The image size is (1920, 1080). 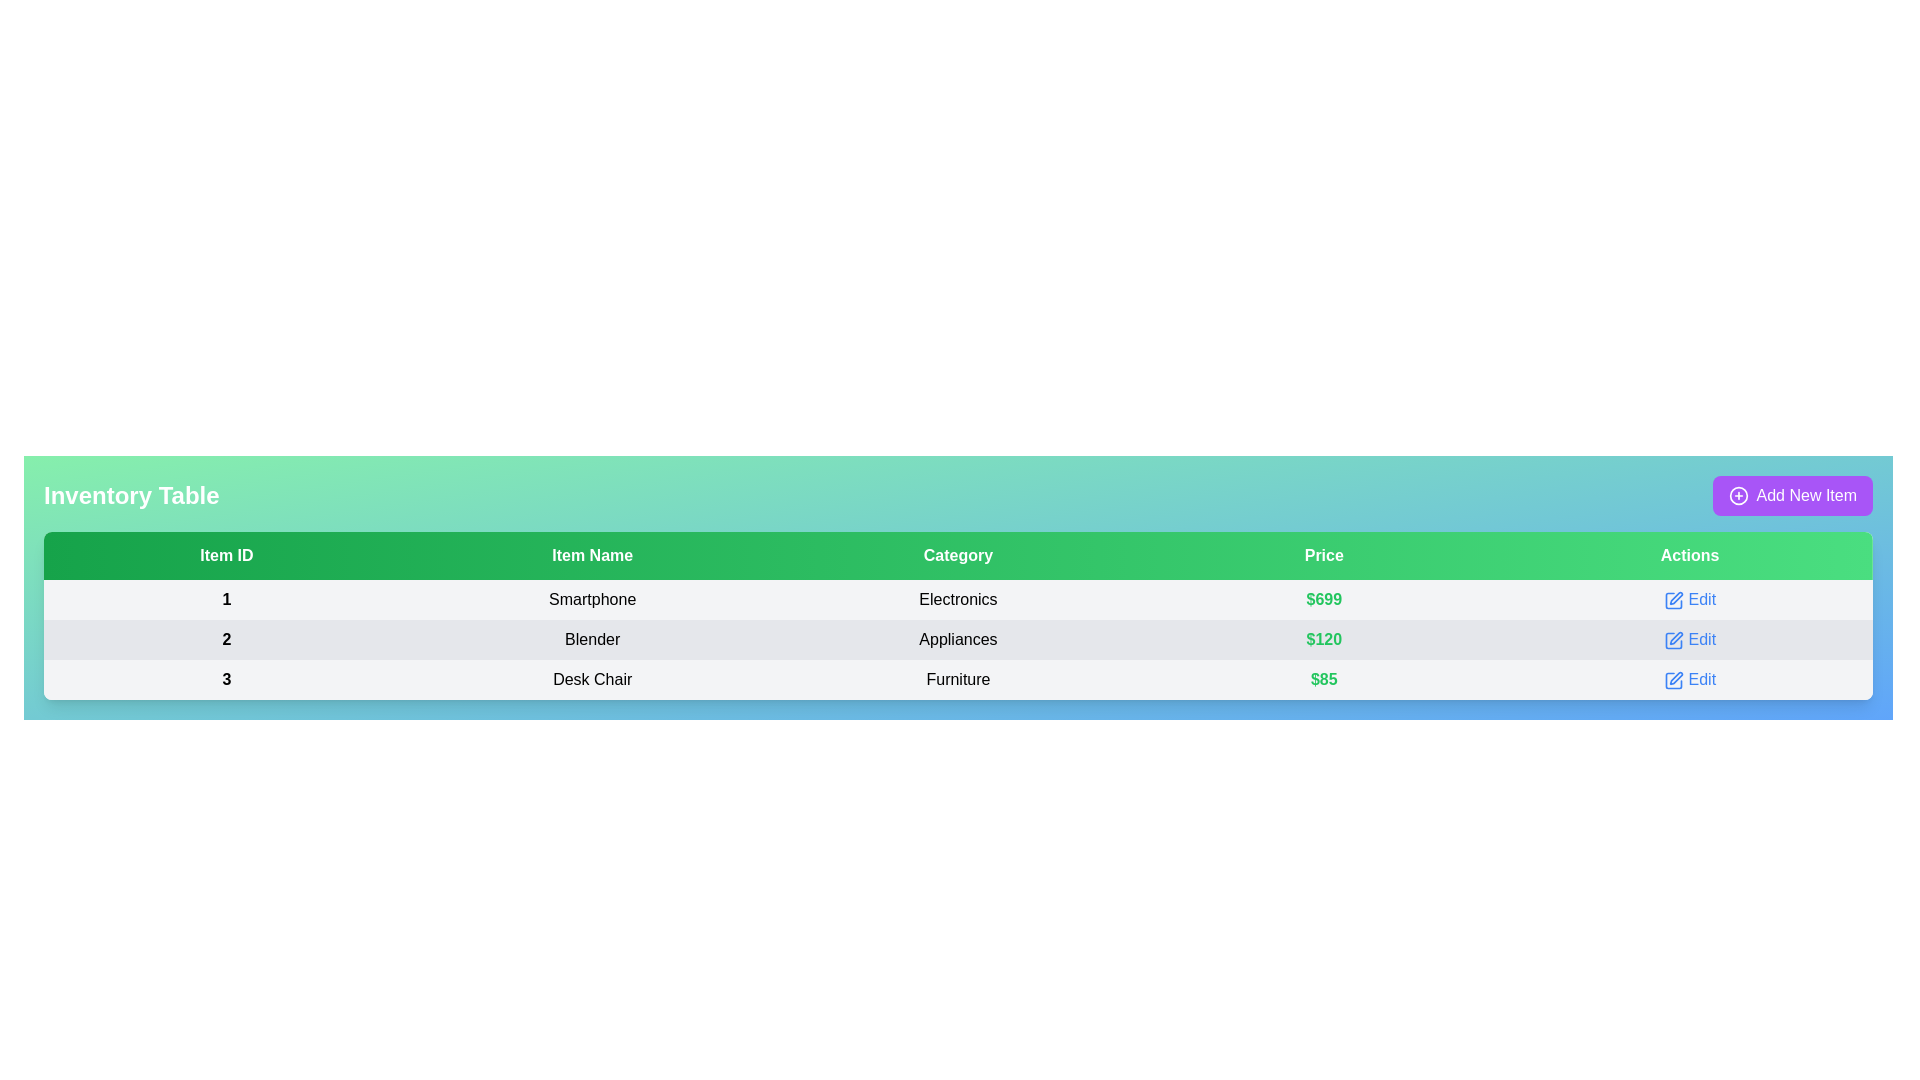 What do you see at coordinates (591, 640) in the screenshot?
I see `the text label displaying the name of an item in the second row of the table under the 'Item Name' column` at bounding box center [591, 640].